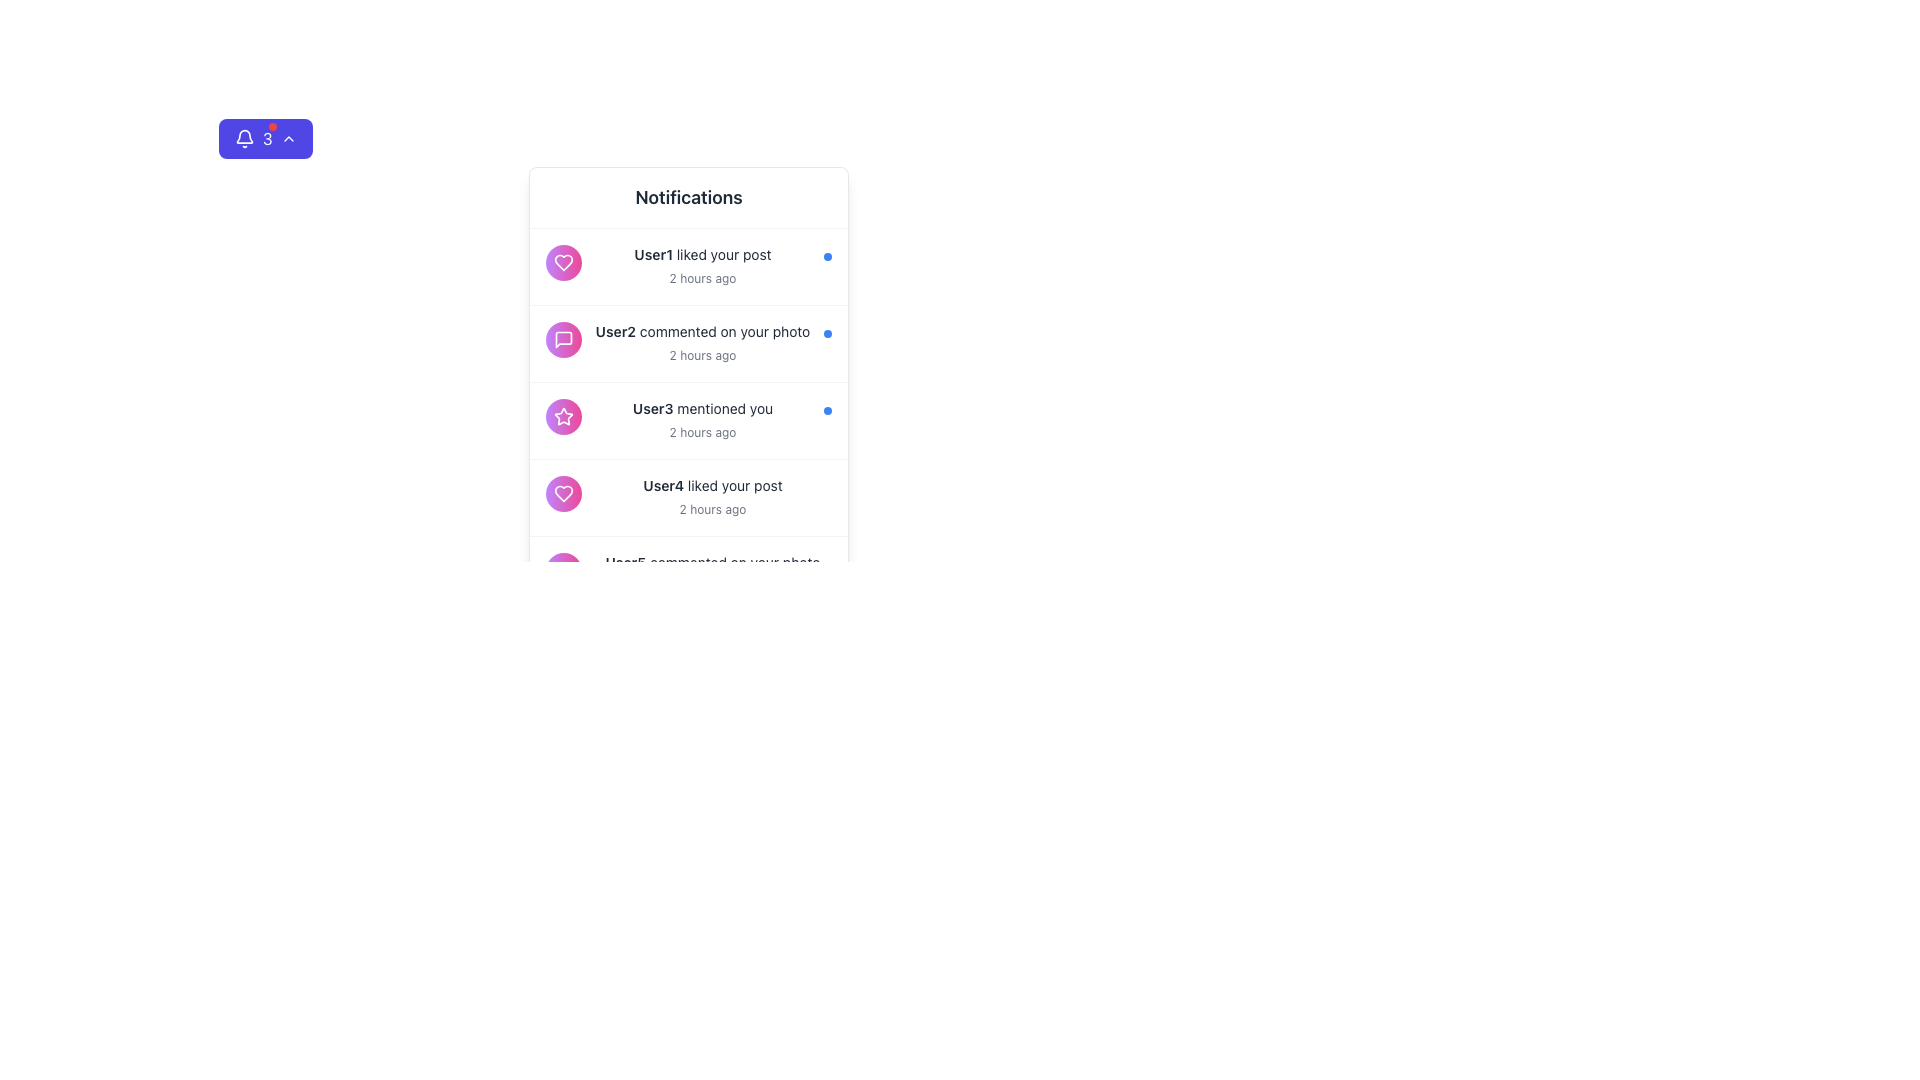  I want to click on text content of the text block displayed in a sans-serif font style, styled in a smaller size, and has a dark gray color, located in the second row of notifications, so click(702, 330).